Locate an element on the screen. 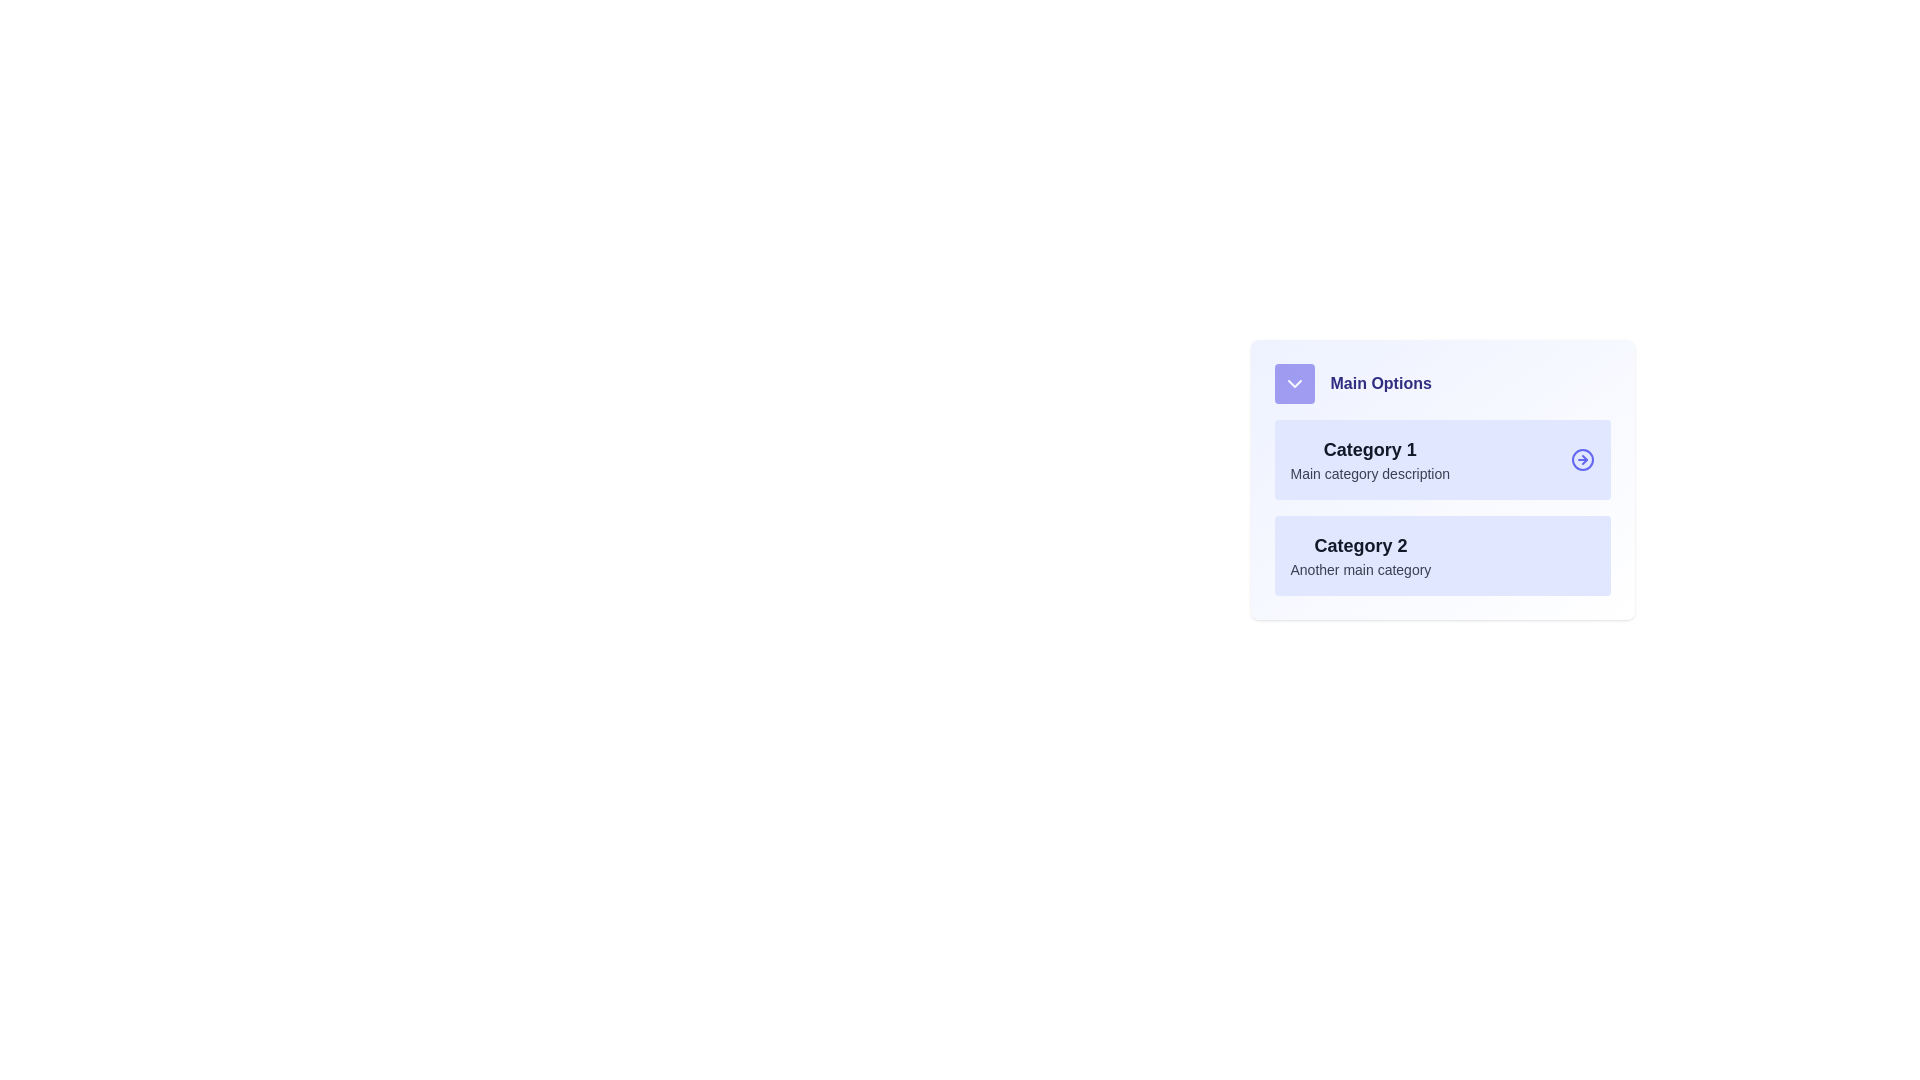 The image size is (1920, 1080). the text label that serves as the title for the category, located at the top of the category information box is located at coordinates (1369, 450).